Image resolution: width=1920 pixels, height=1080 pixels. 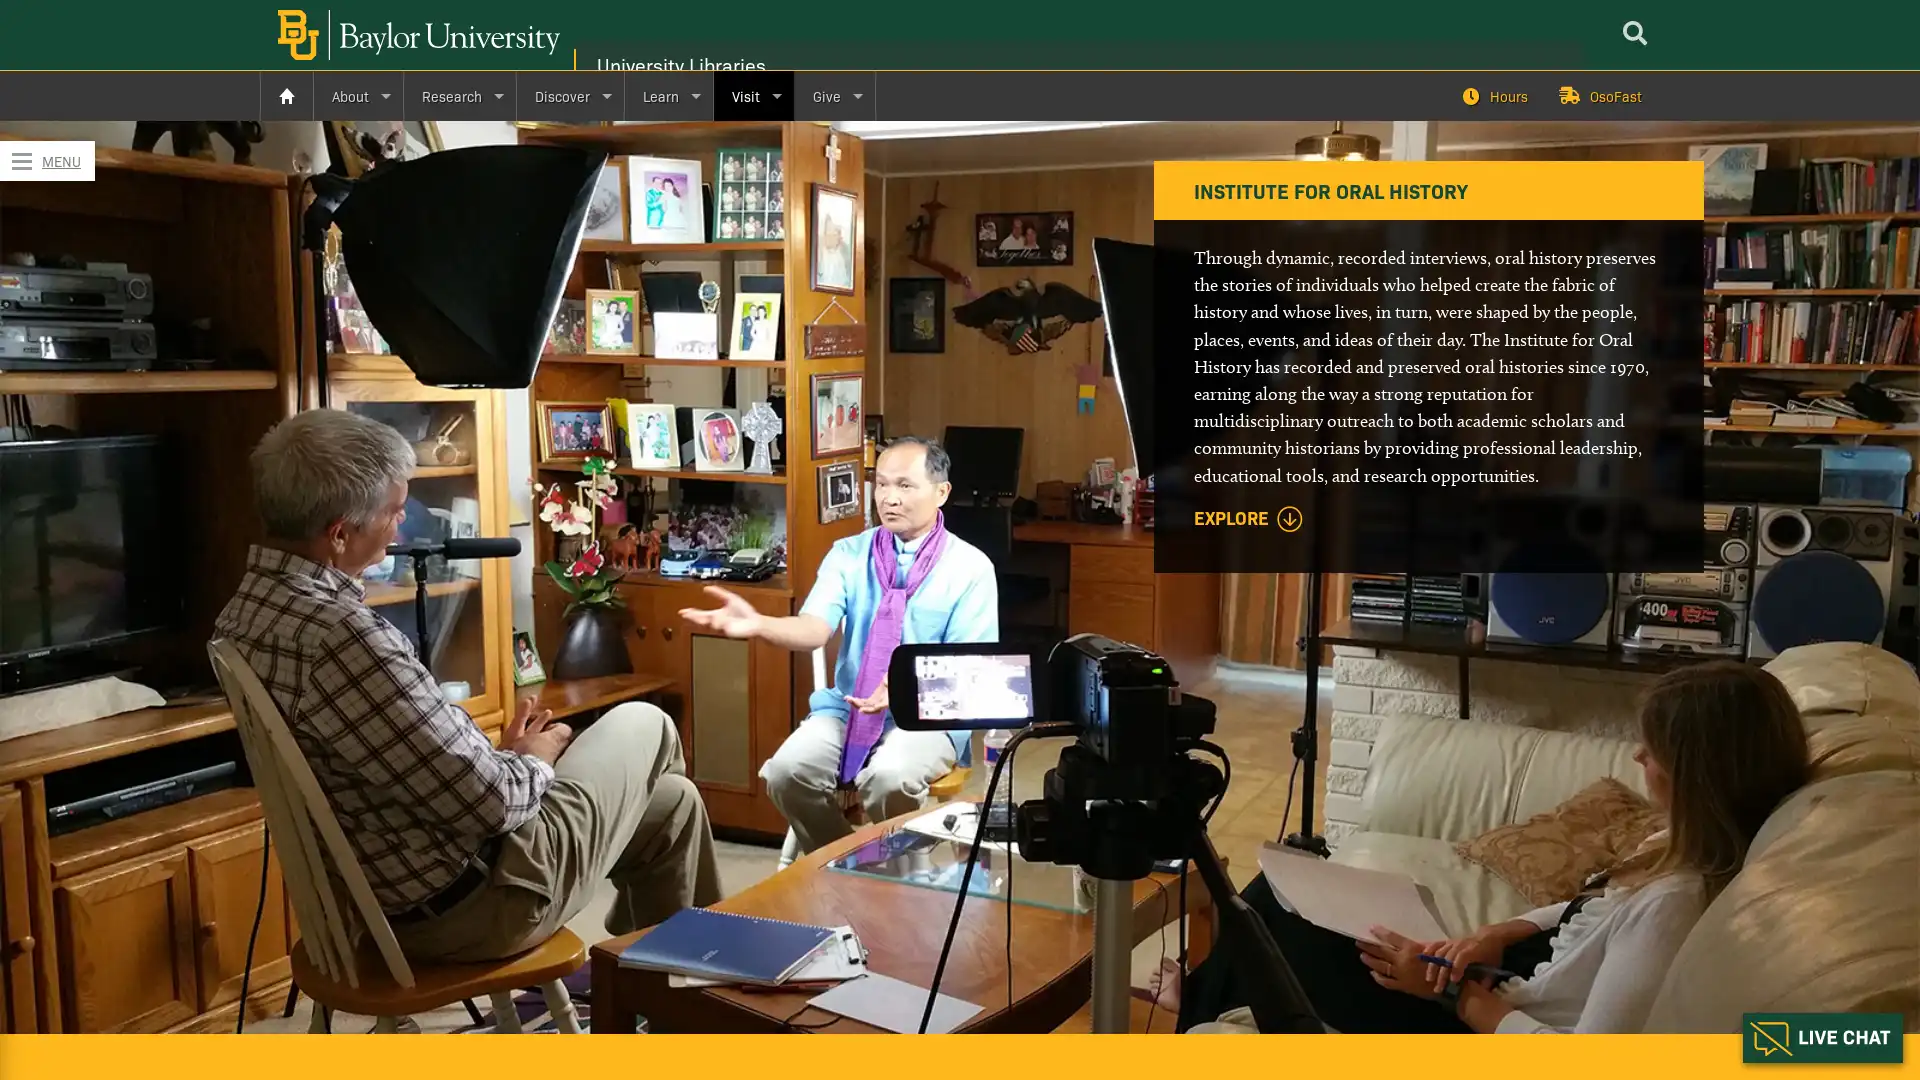 What do you see at coordinates (1823, 1036) in the screenshot?
I see `Start chat` at bounding box center [1823, 1036].